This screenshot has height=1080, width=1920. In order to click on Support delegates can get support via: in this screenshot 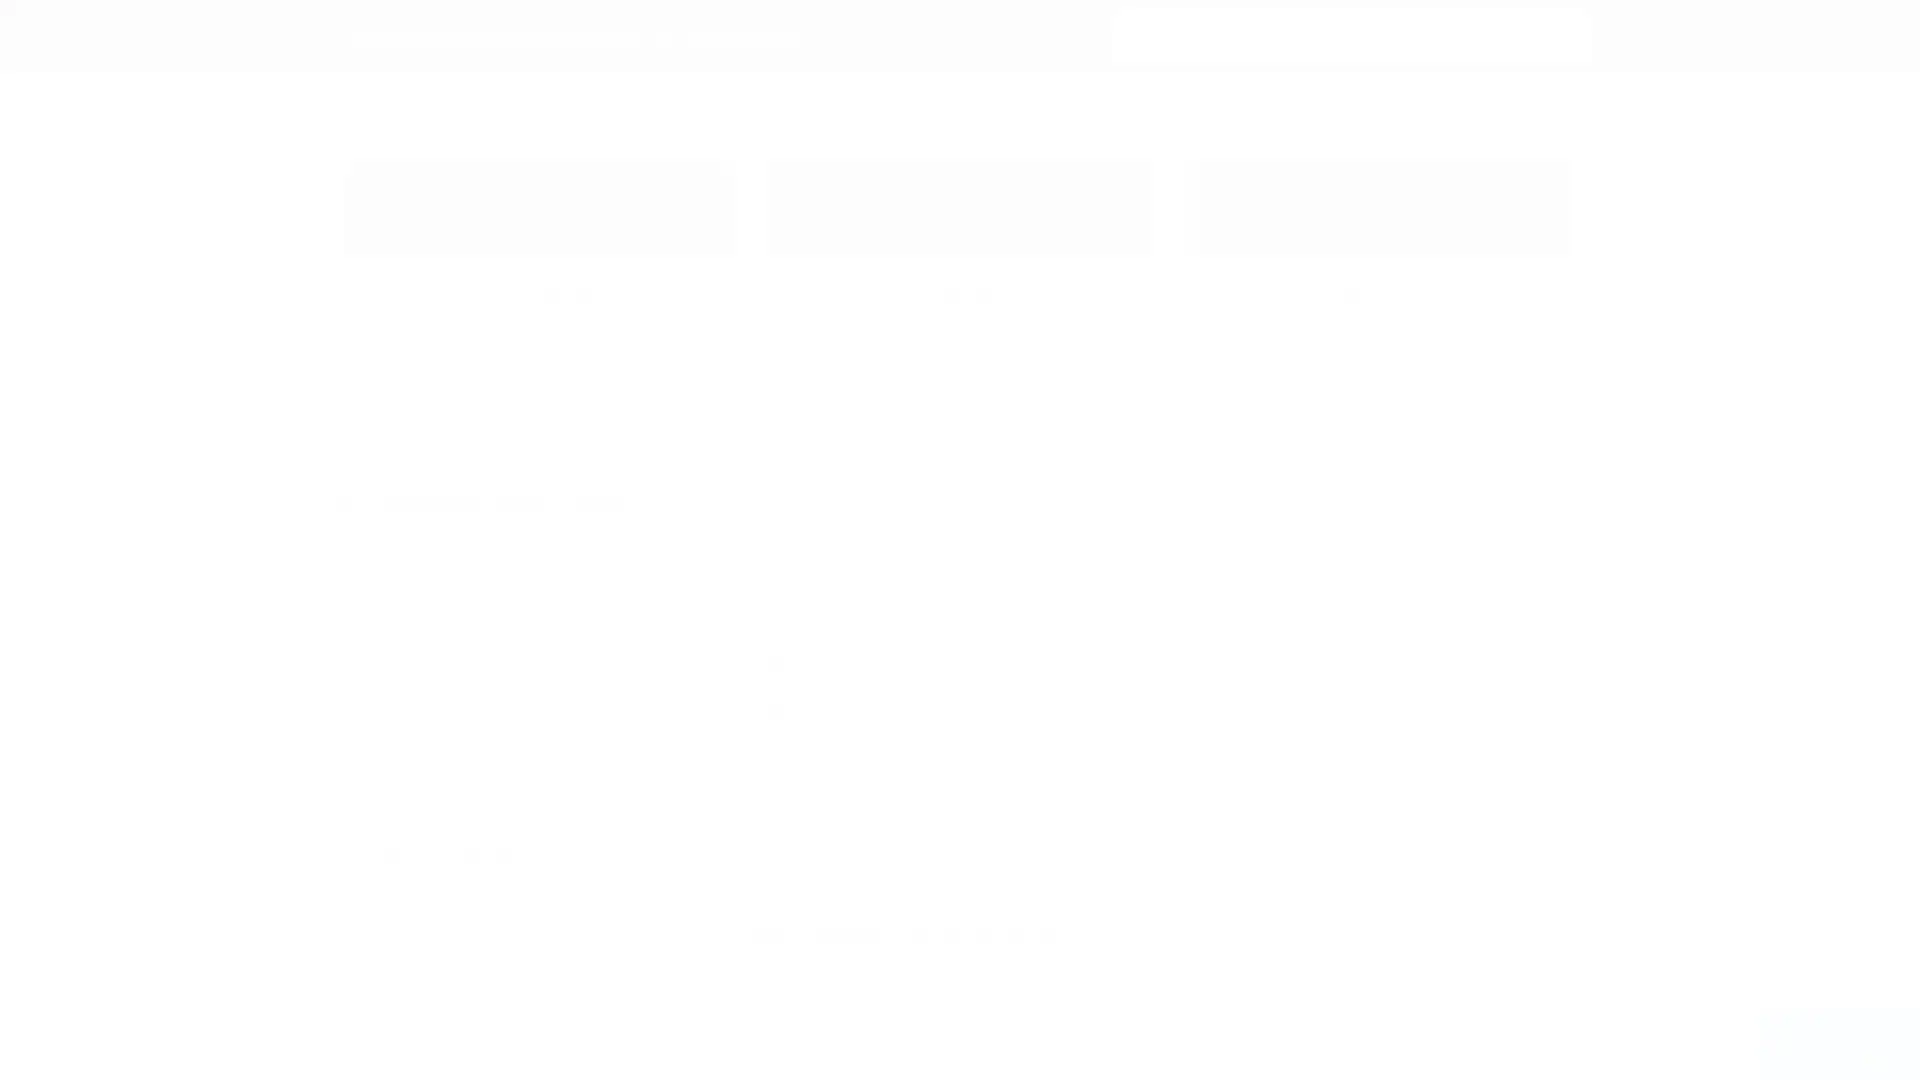, I will do `click(904, 936)`.